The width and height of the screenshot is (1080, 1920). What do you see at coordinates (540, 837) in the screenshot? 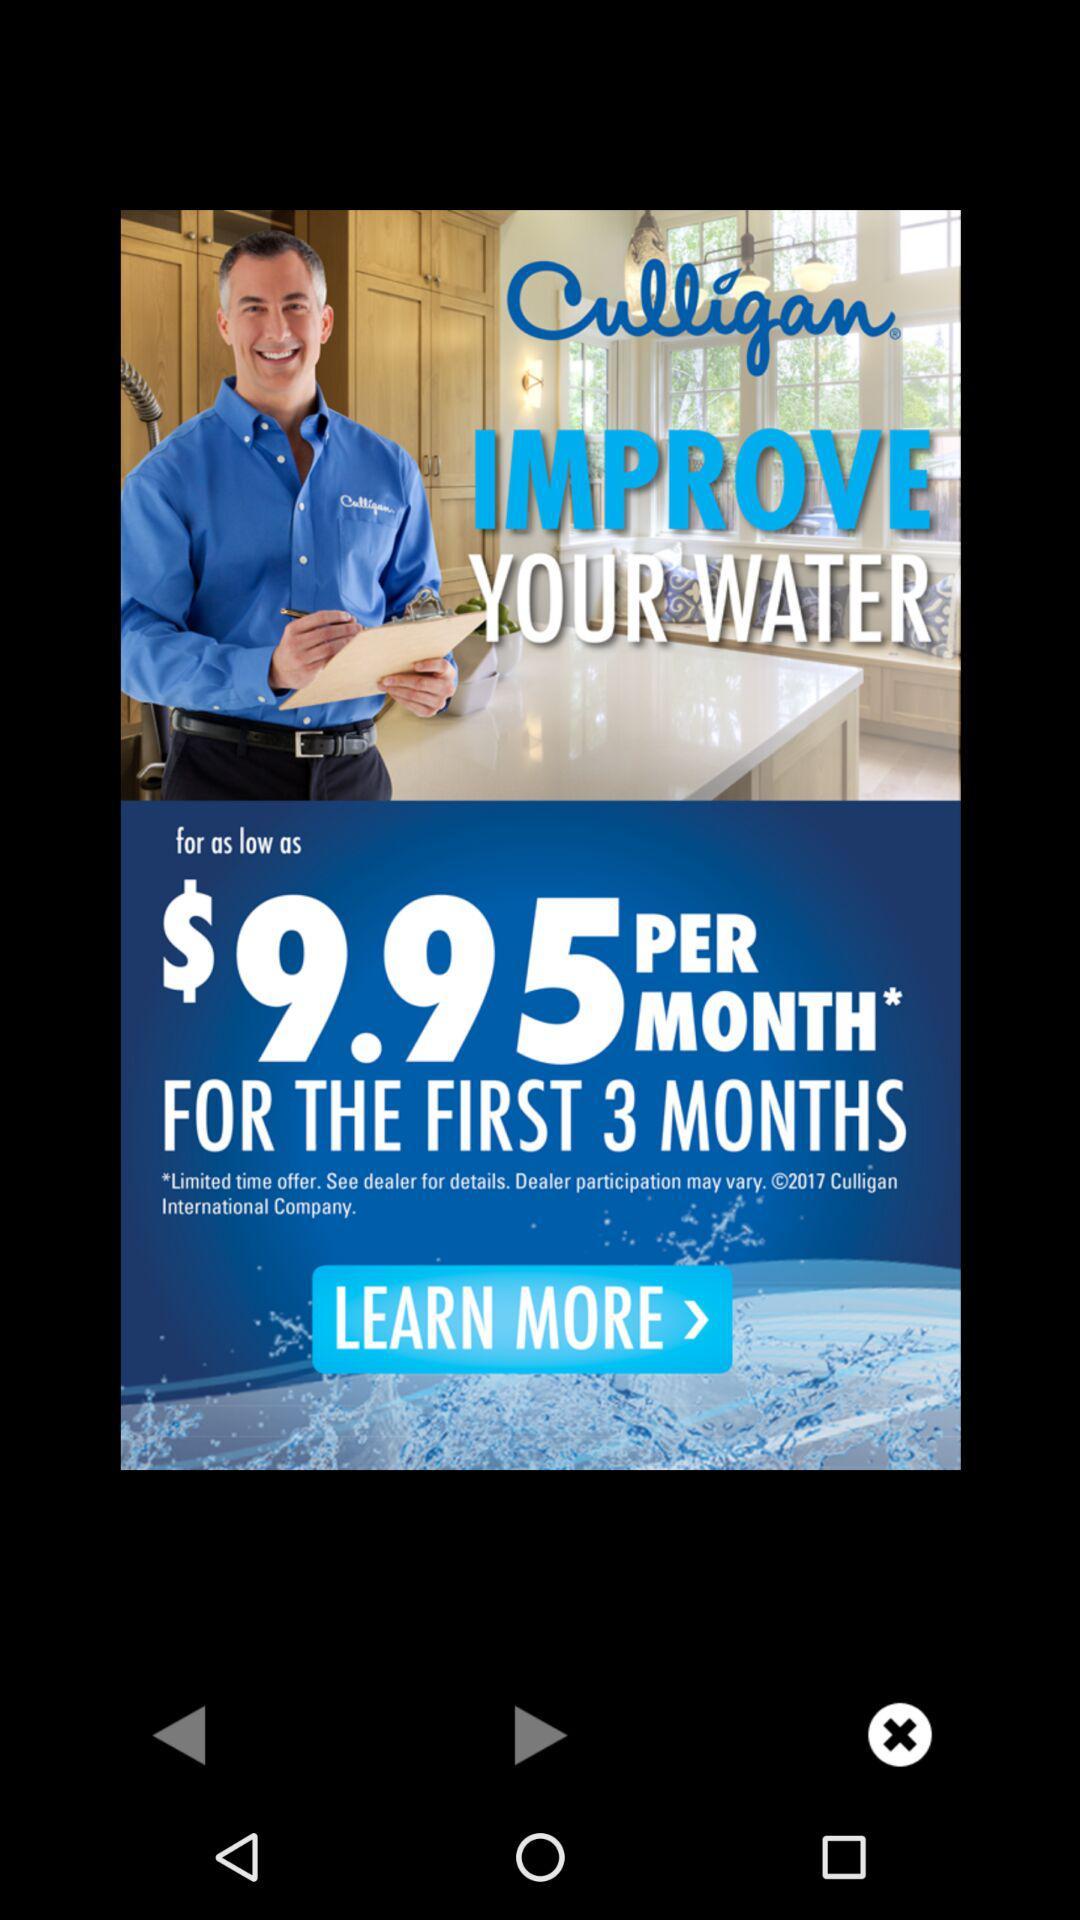
I see `advertisement page` at bounding box center [540, 837].